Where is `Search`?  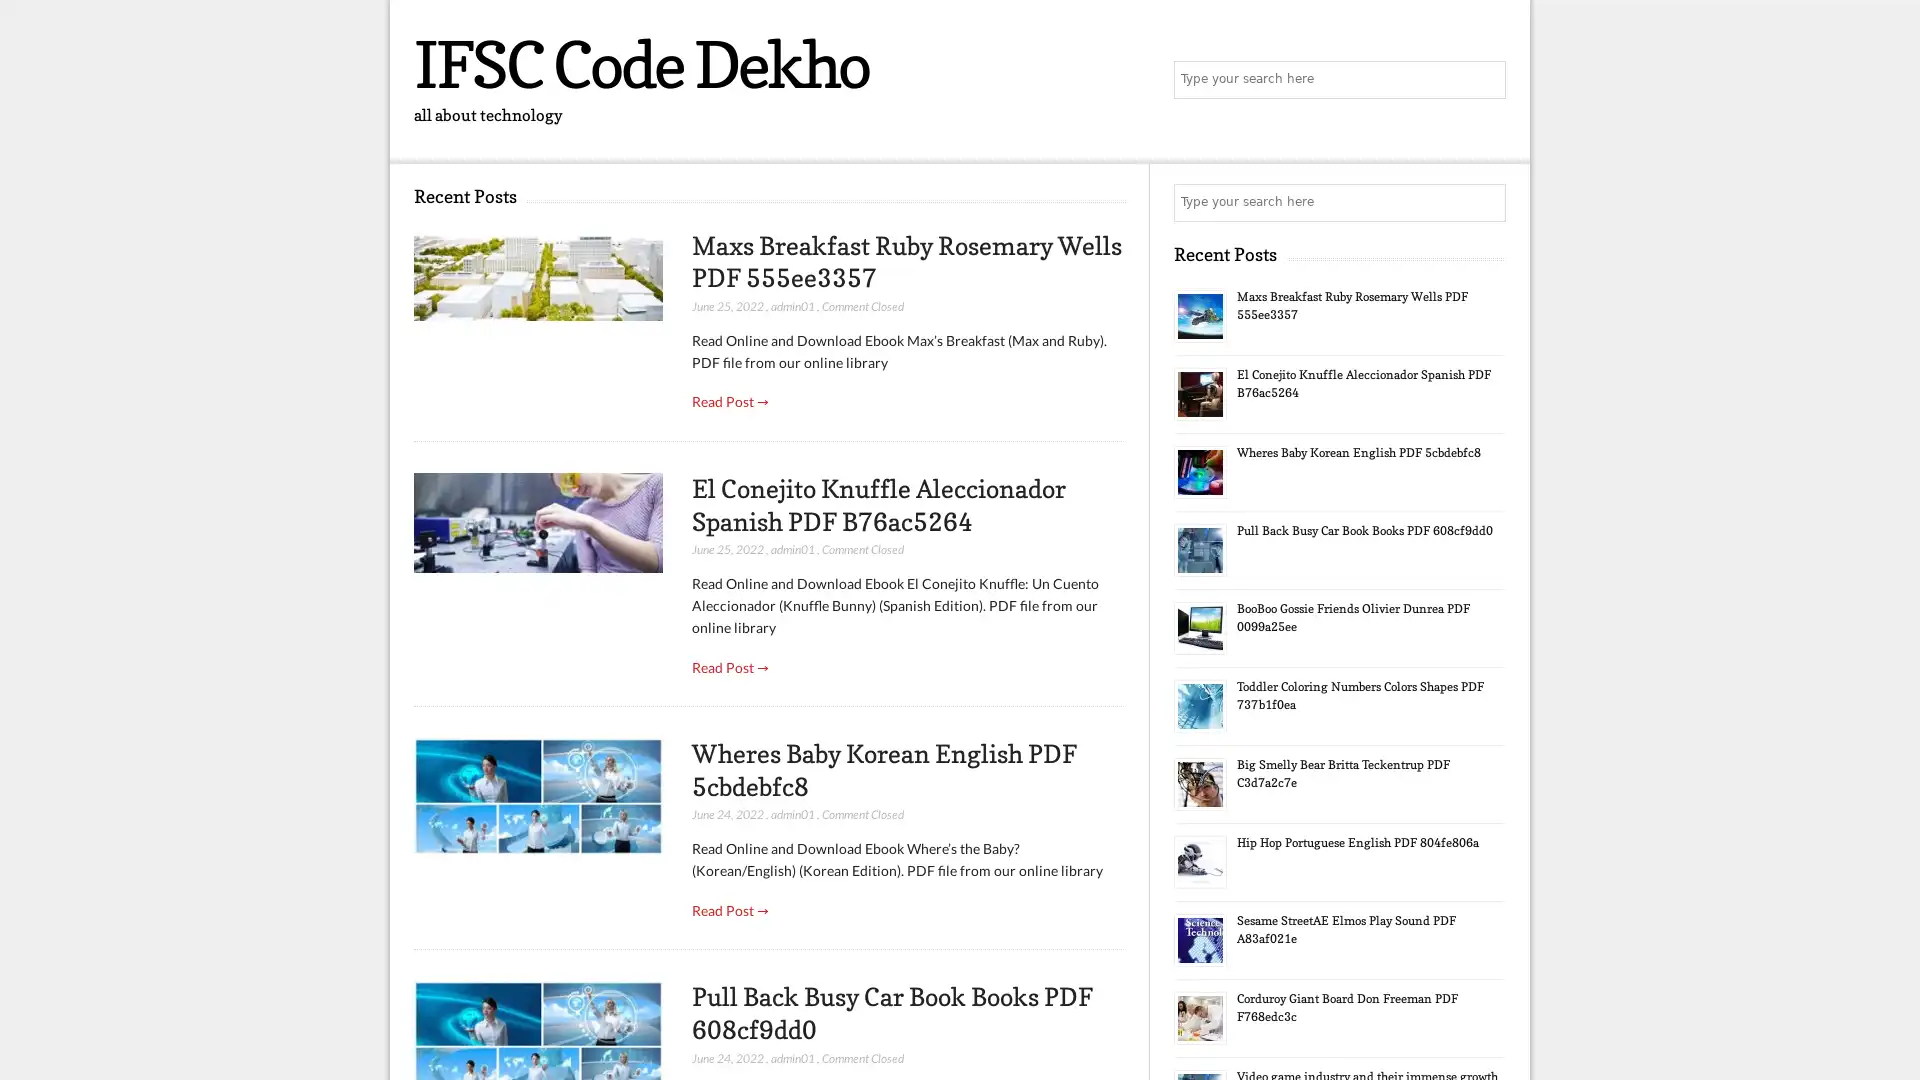 Search is located at coordinates (1485, 80).